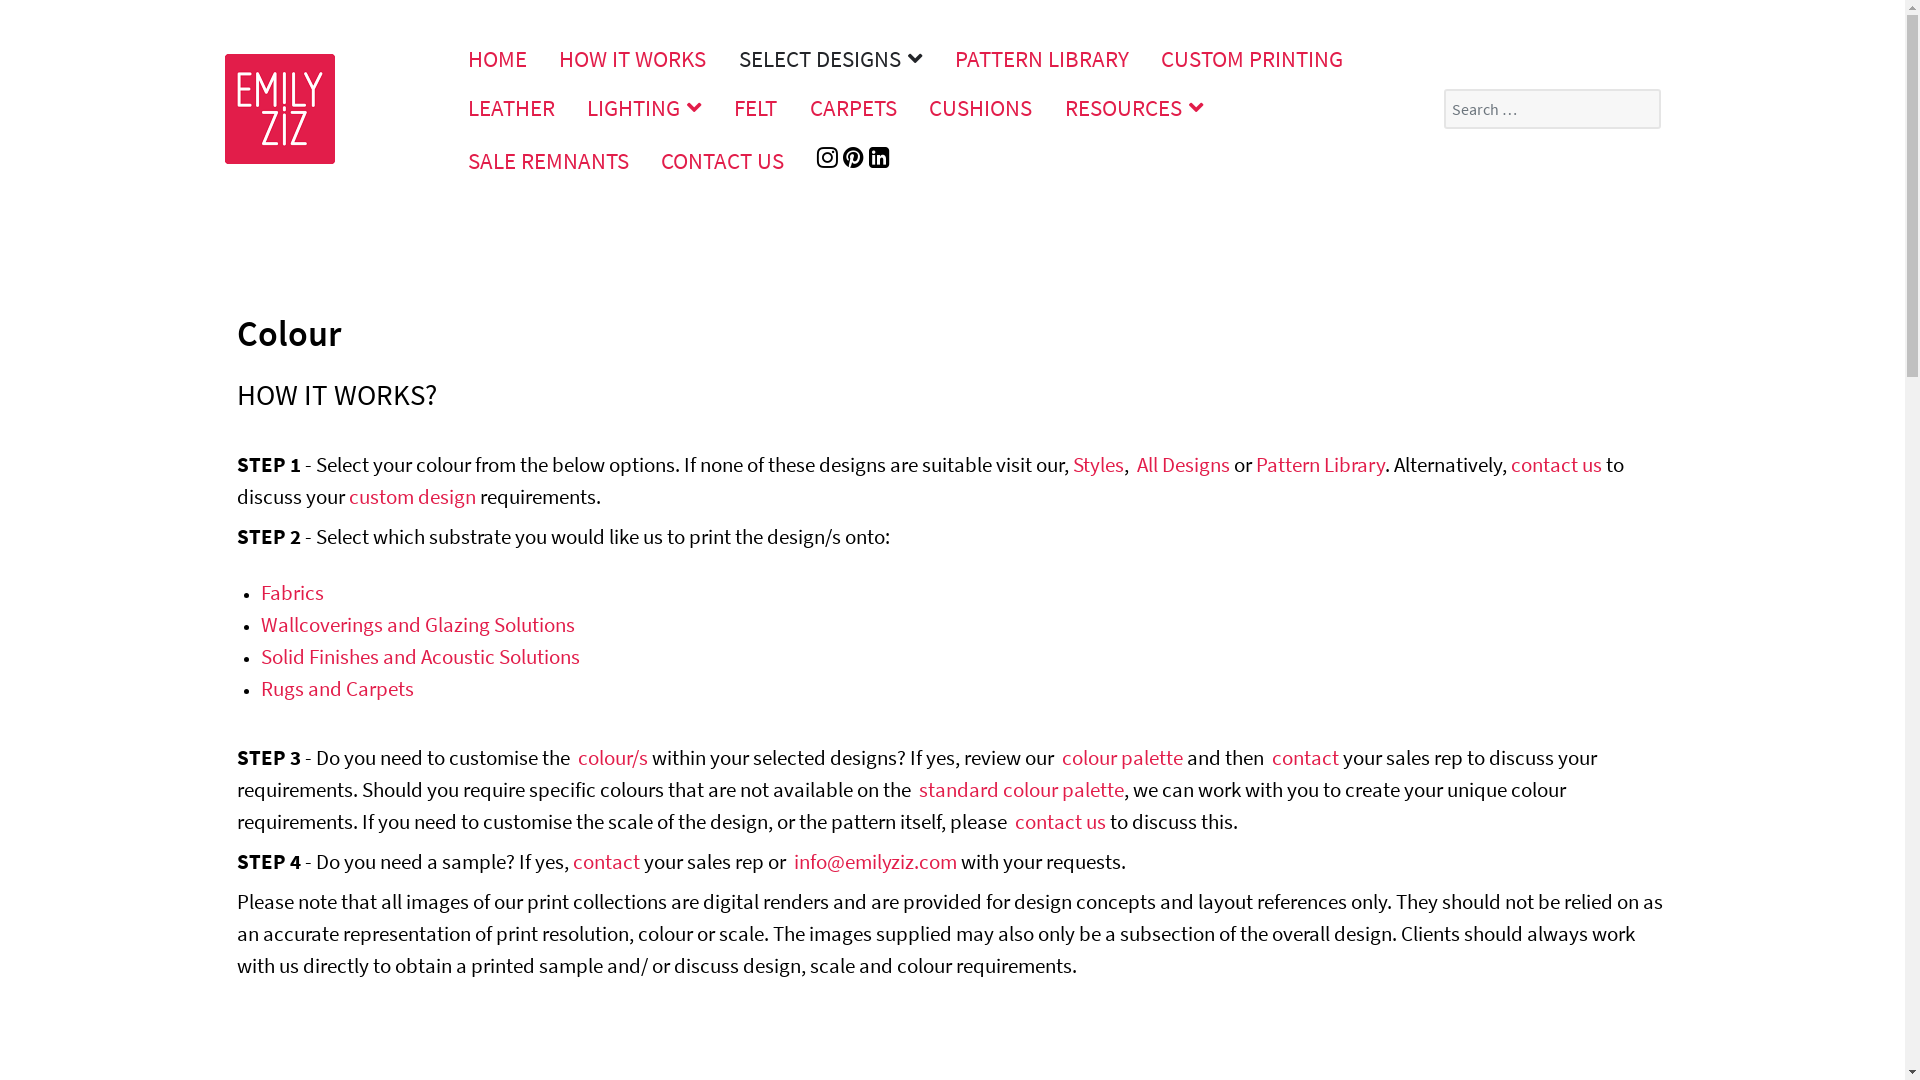 The height and width of the screenshot is (1080, 1920). What do you see at coordinates (511, 107) in the screenshot?
I see `'LEATHER'` at bounding box center [511, 107].